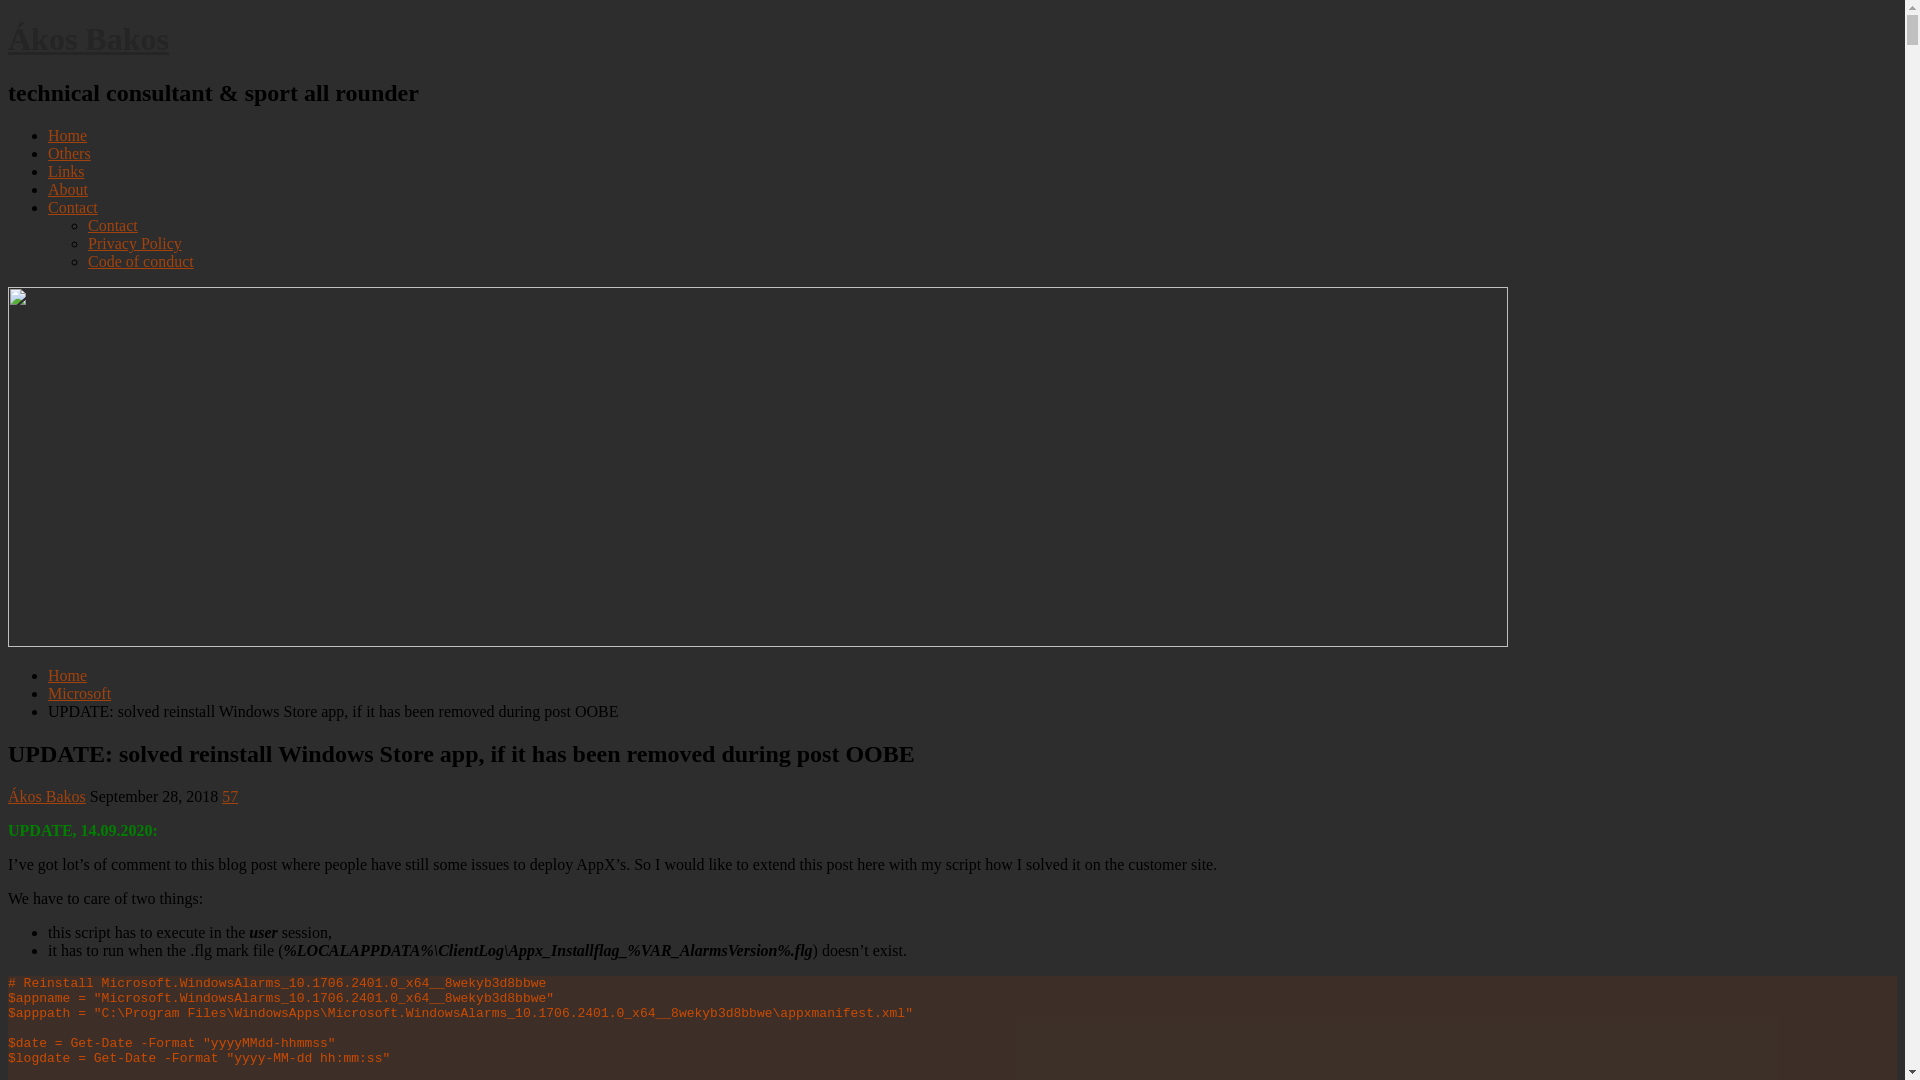 Image resolution: width=1920 pixels, height=1080 pixels. Describe the element at coordinates (69, 152) in the screenshot. I see `'Others'` at that location.